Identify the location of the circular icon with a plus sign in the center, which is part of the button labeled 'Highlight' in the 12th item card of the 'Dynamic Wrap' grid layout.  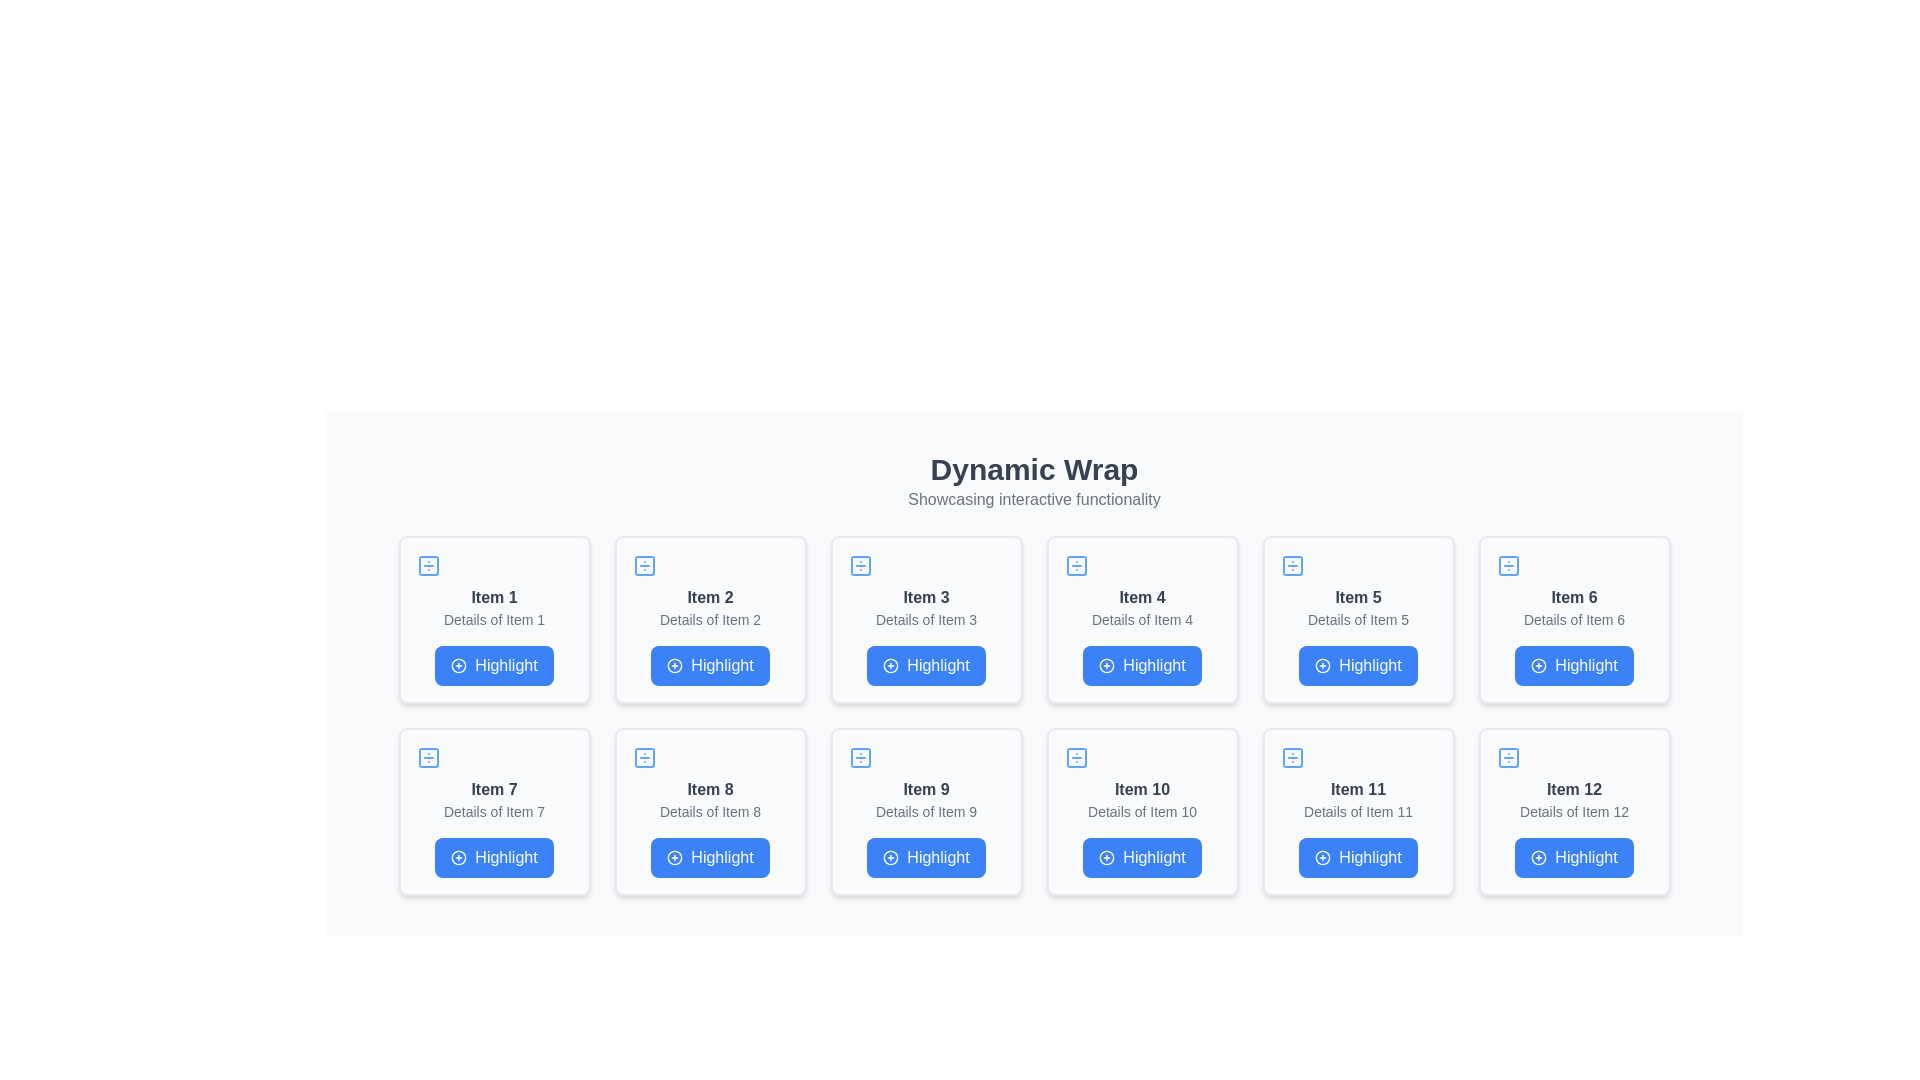
(1323, 856).